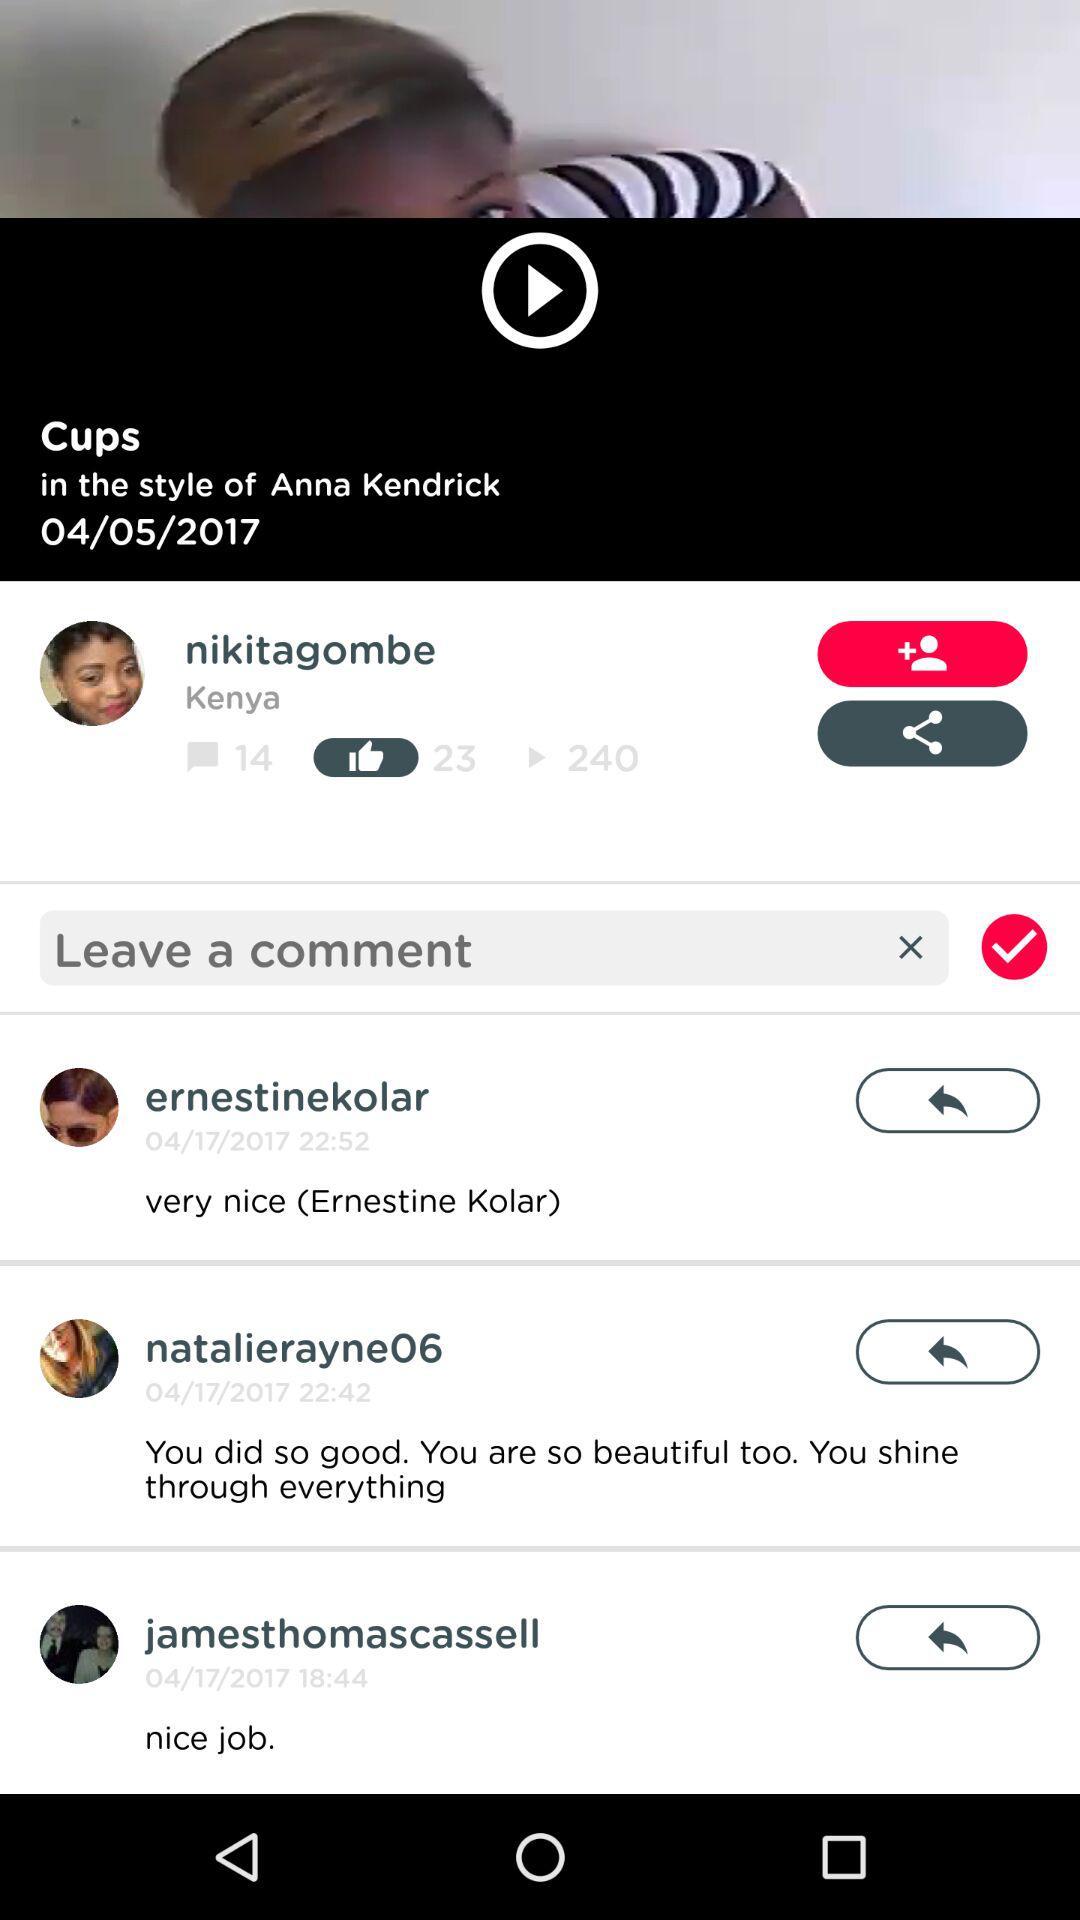 The image size is (1080, 1920). I want to click on the icon to the right of the natalierayne06, so click(947, 1351).